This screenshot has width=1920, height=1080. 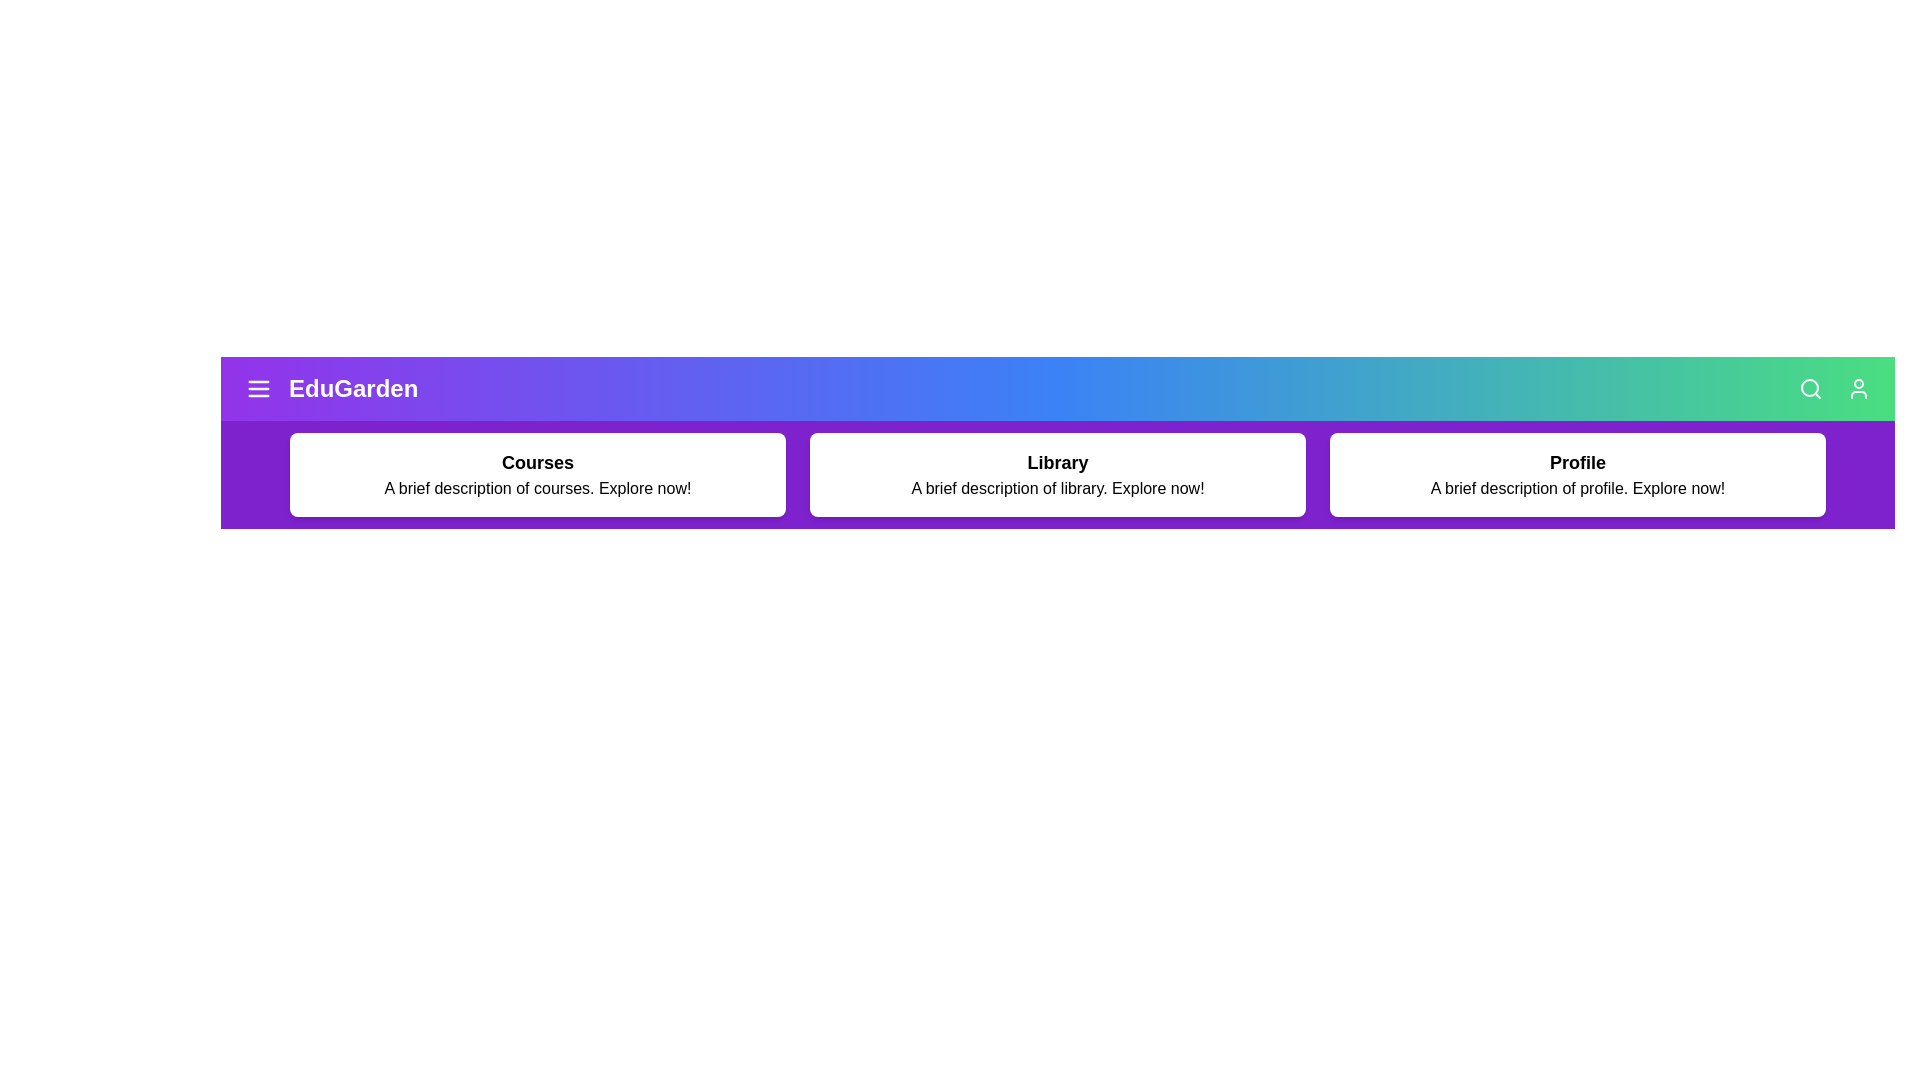 I want to click on the search icon to initiate a search, so click(x=1810, y=389).